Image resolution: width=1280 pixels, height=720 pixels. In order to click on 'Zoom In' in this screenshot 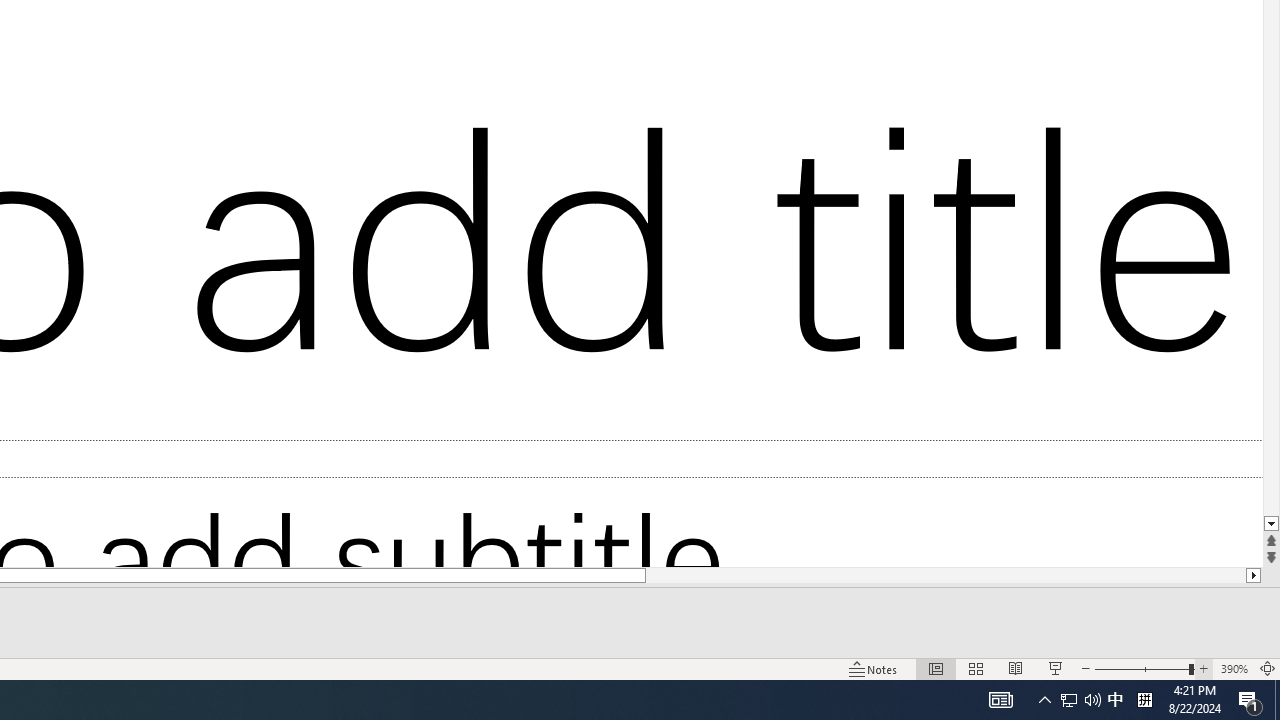, I will do `click(1203, 669)`.